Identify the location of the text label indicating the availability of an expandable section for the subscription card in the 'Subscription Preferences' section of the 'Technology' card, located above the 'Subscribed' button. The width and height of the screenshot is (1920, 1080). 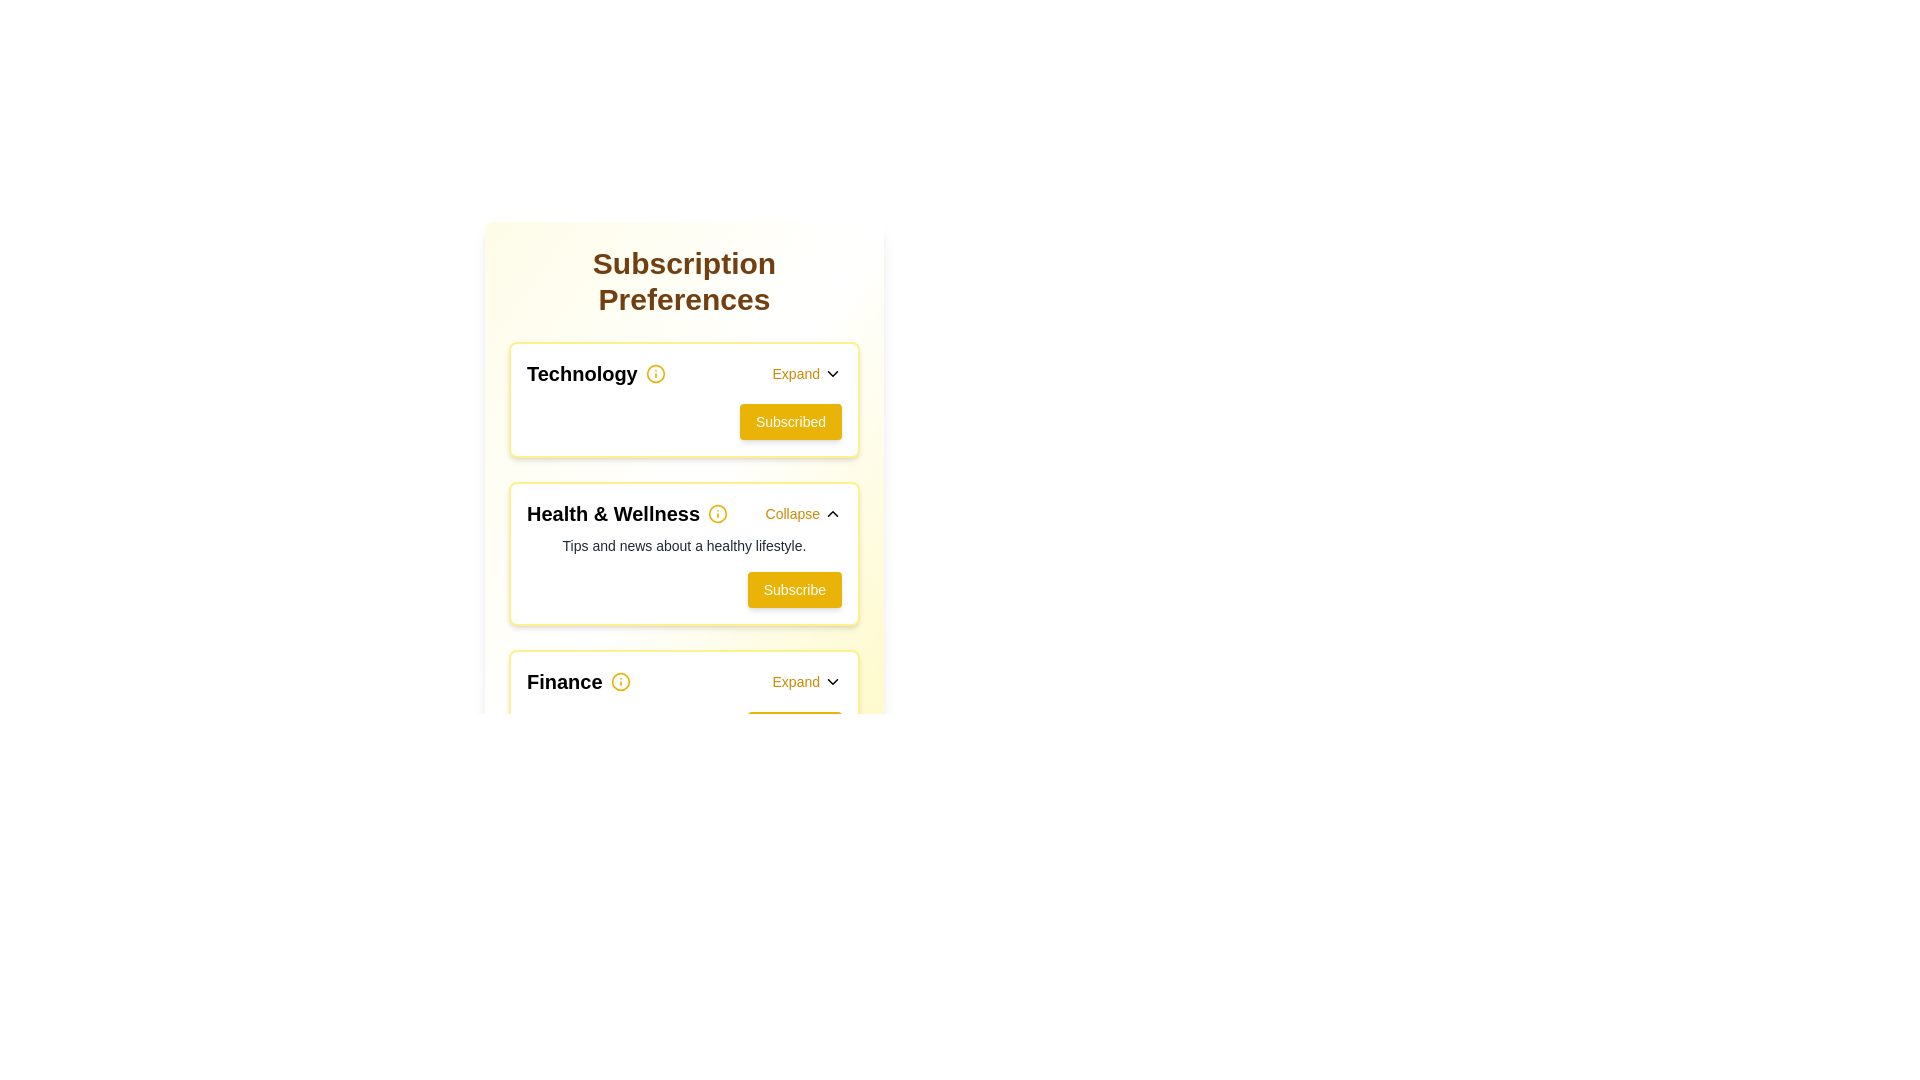
(795, 374).